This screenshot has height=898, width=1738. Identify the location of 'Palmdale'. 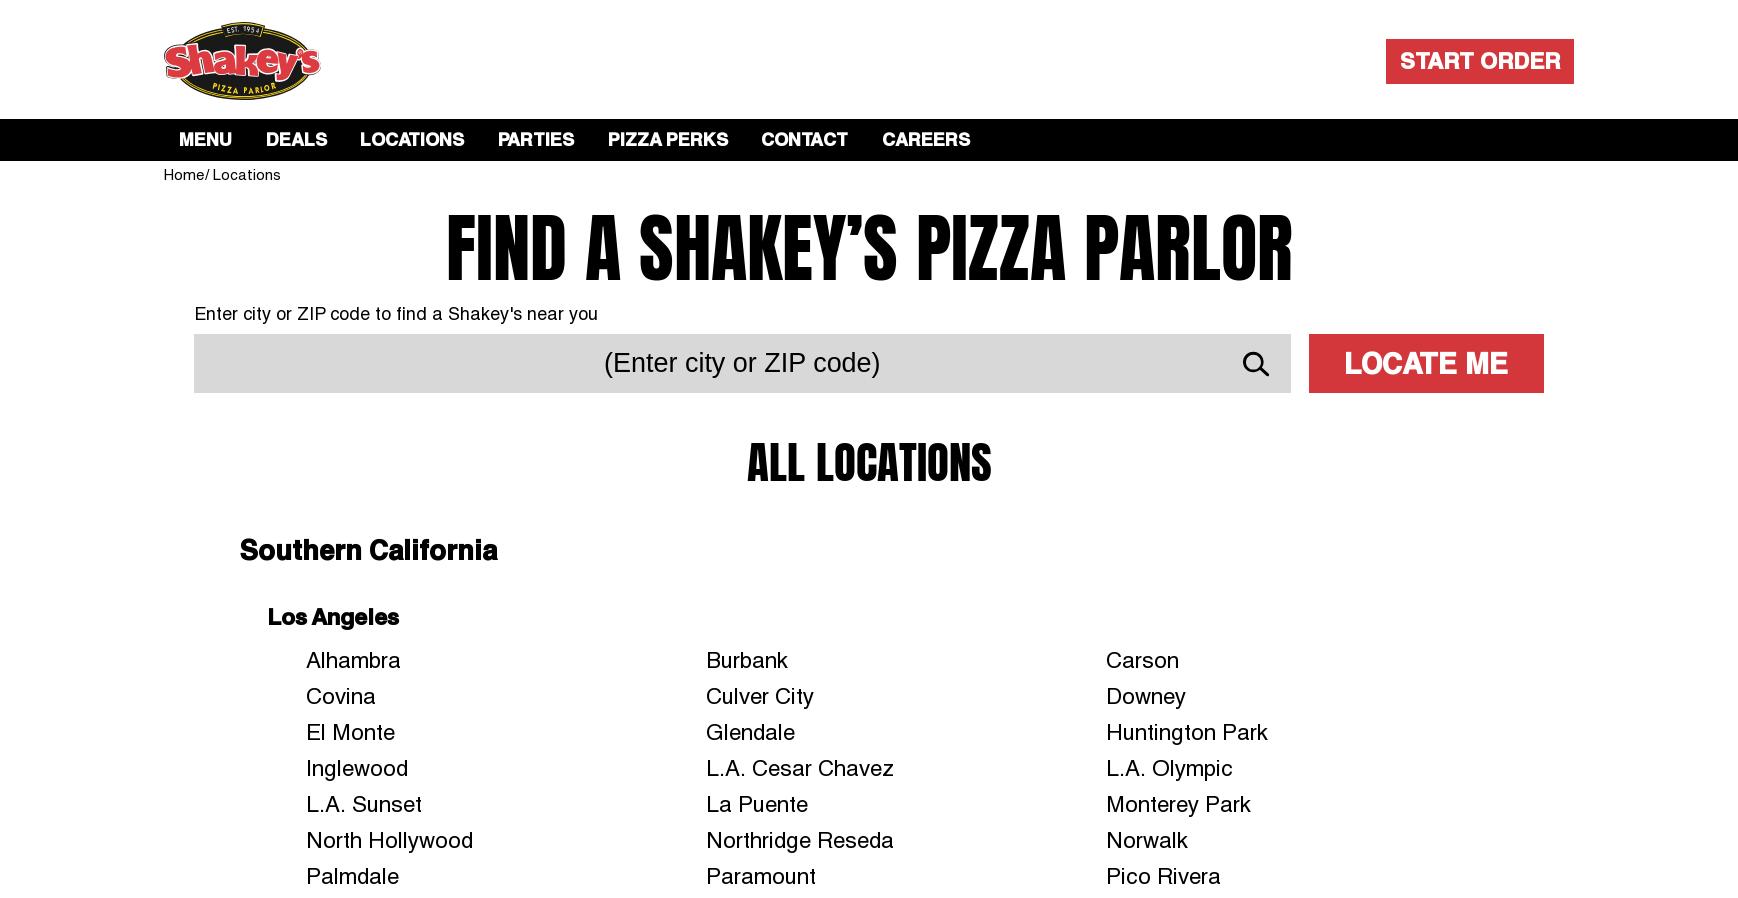
(351, 875).